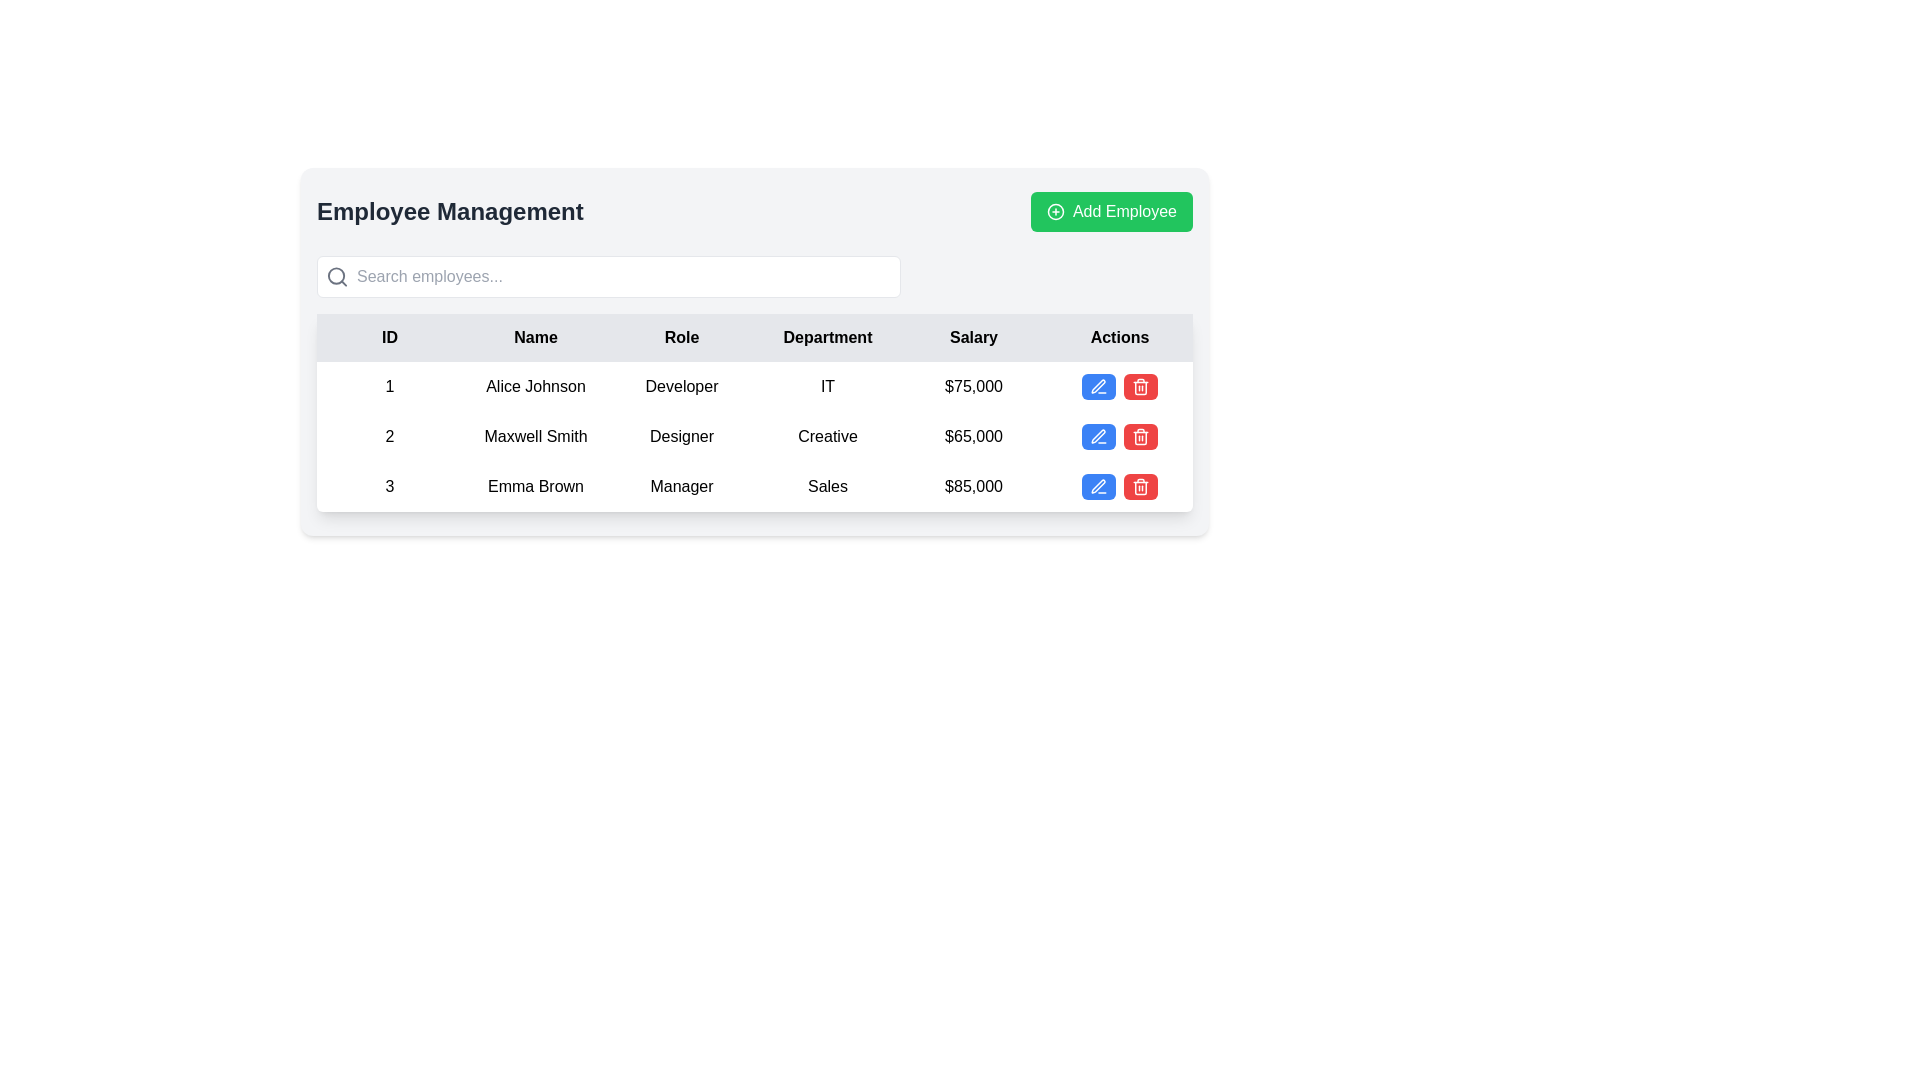  I want to click on the small rectangular blue button with rounded corners displaying a pen icon in the Actions column of the second row, associated with 'Maxwell Smith', so click(1098, 435).